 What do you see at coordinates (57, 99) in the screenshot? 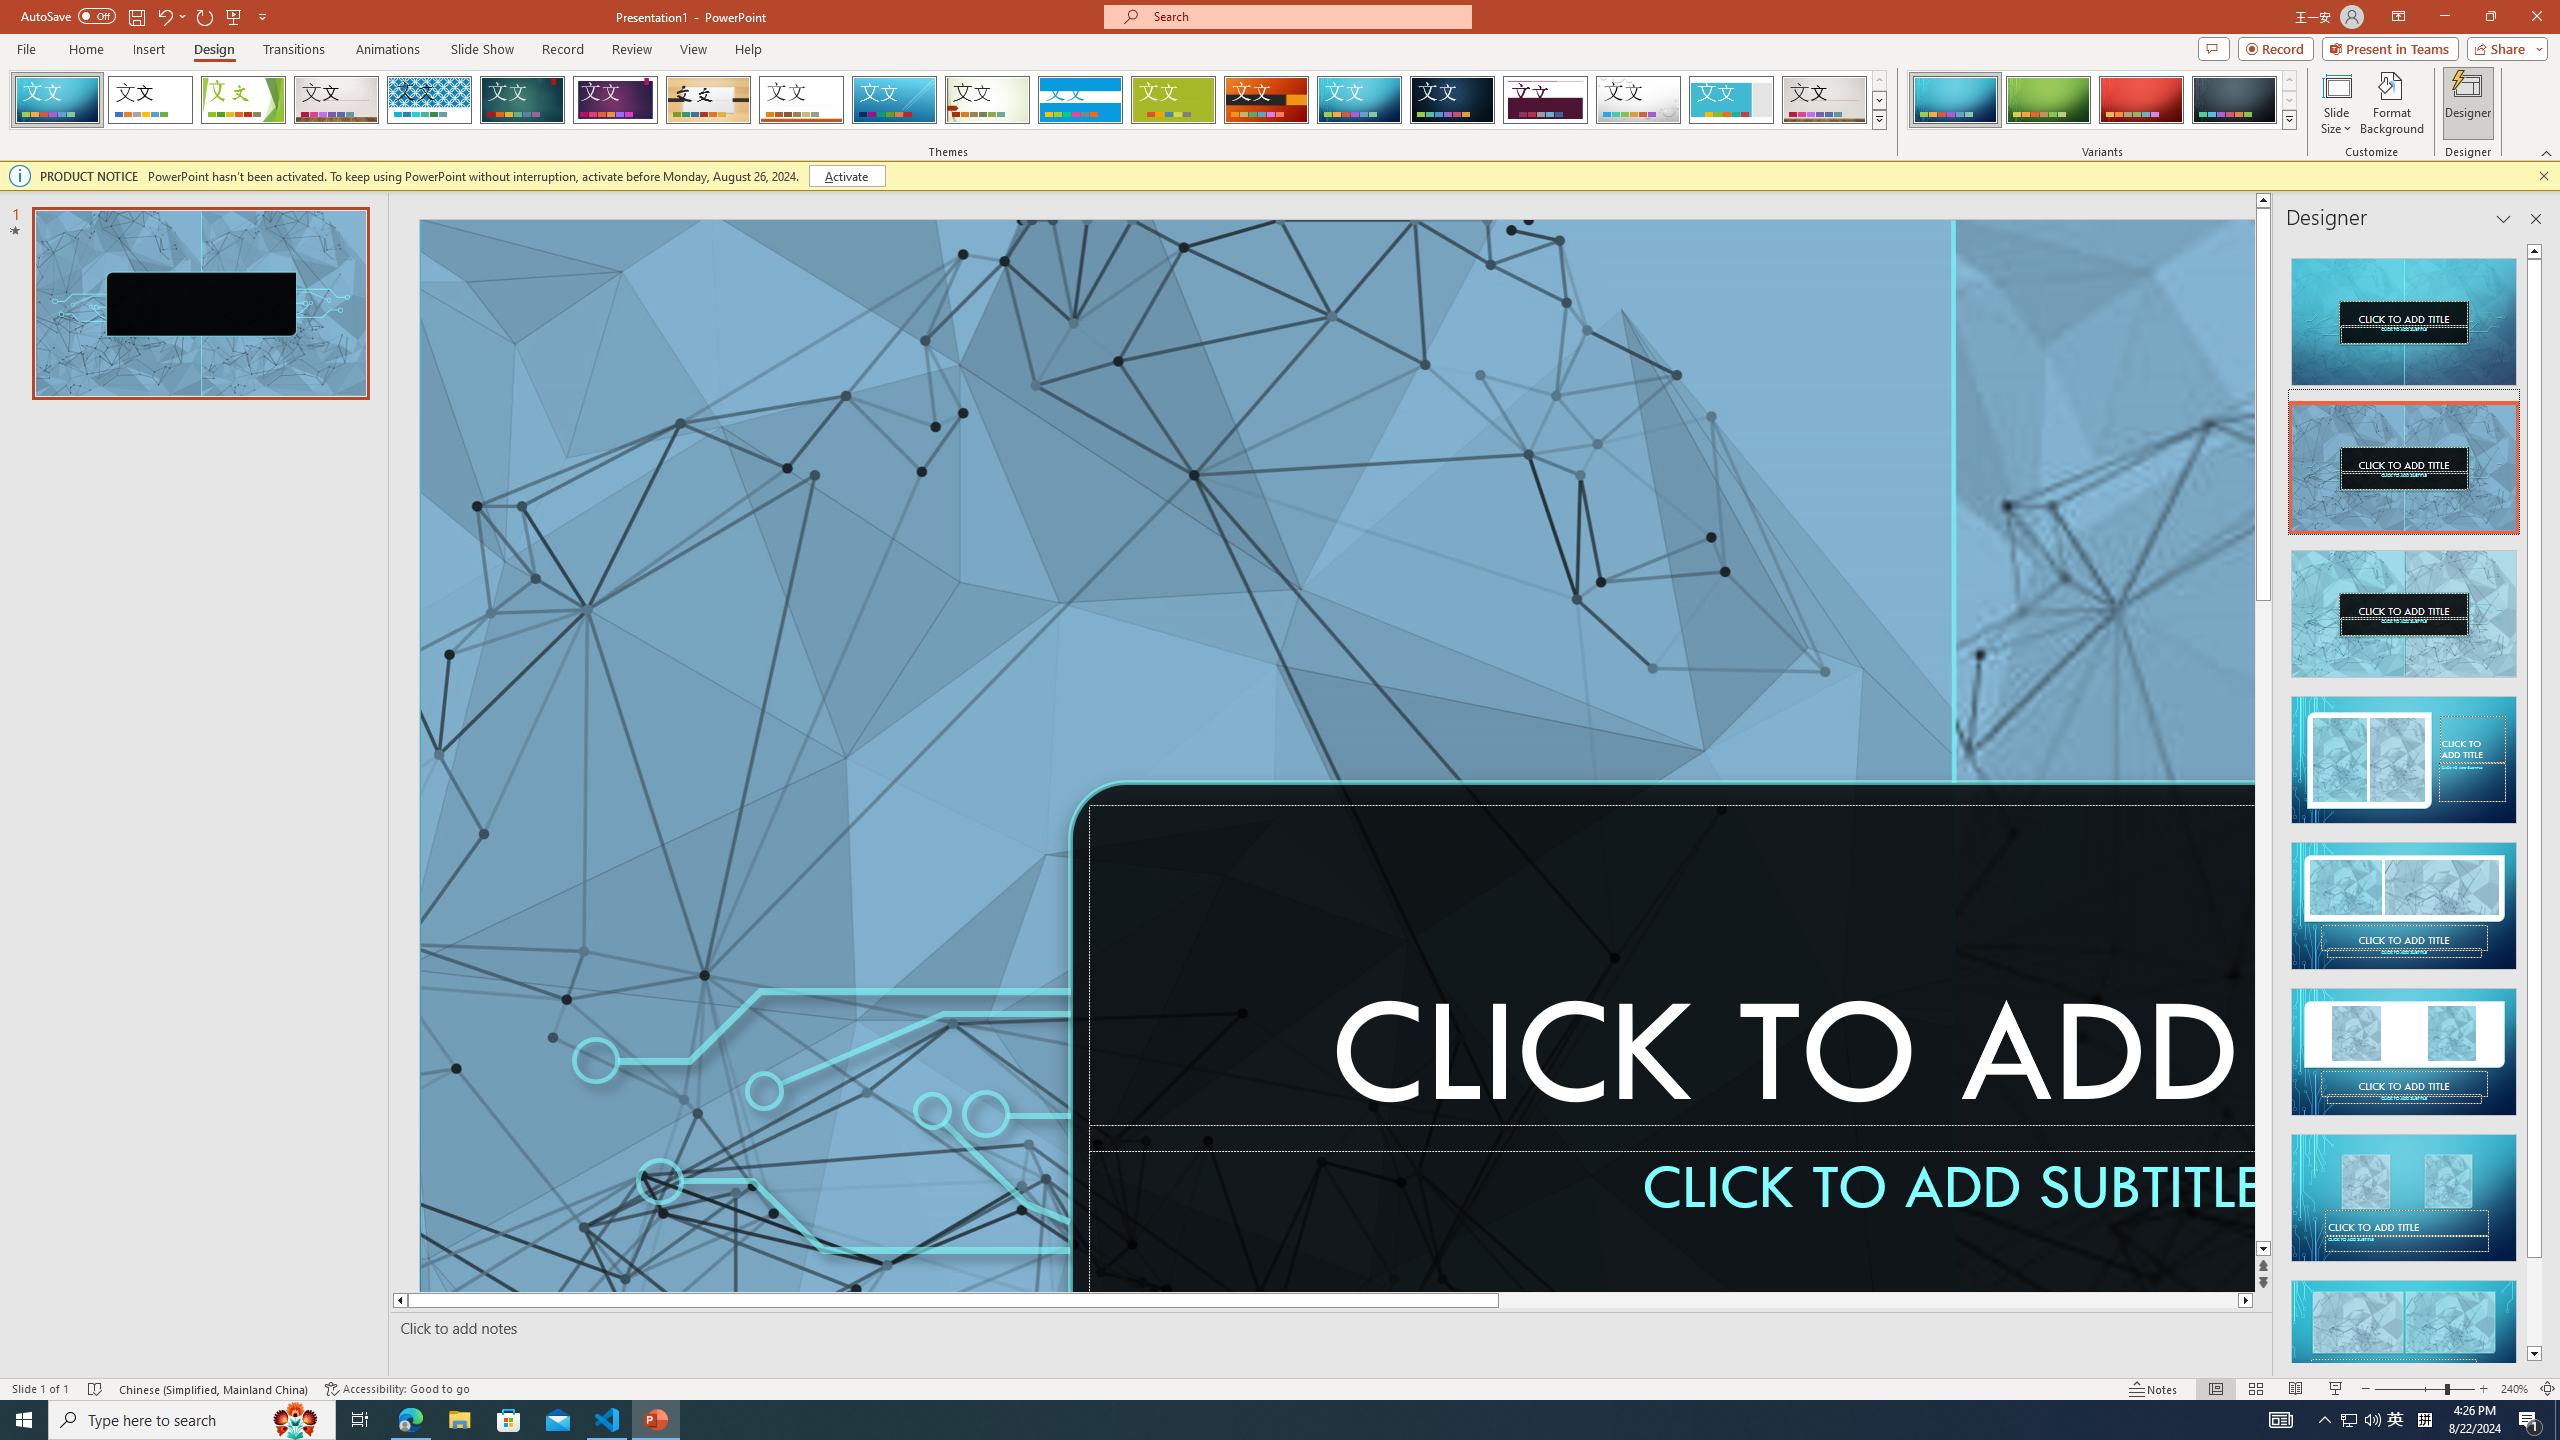
I see `'FadeVTI'` at bounding box center [57, 99].